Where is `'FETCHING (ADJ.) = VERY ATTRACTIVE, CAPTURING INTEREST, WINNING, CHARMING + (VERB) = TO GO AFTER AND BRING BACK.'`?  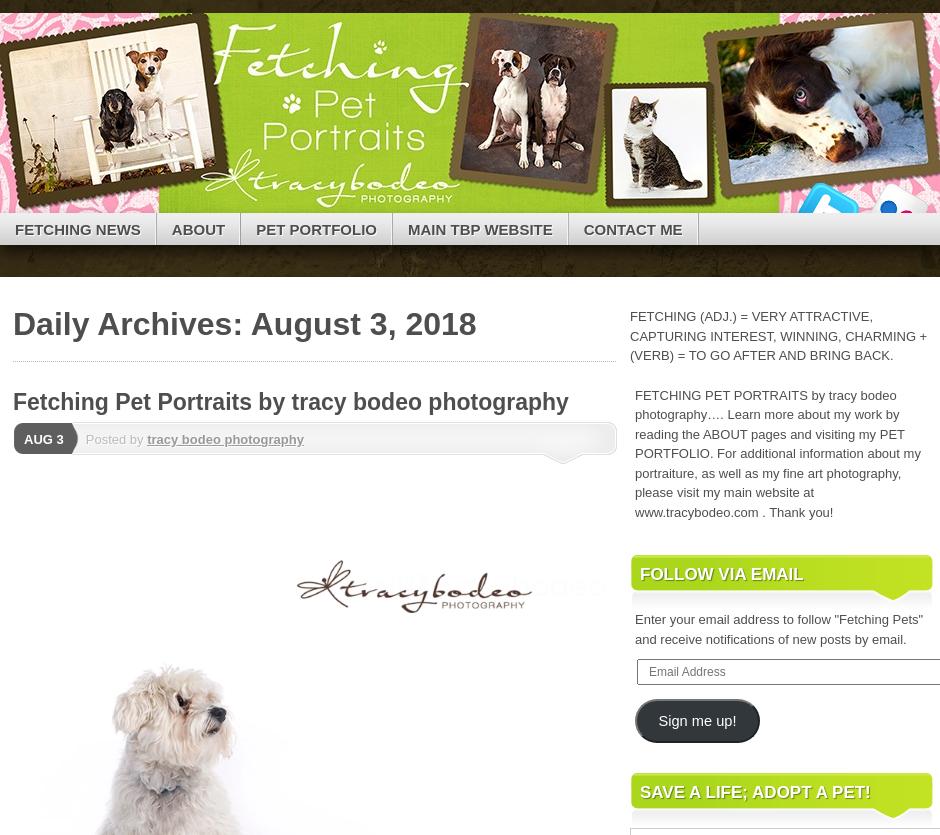
'FETCHING (ADJ.) = VERY ATTRACTIVE, CAPTURING INTEREST, WINNING, CHARMING + (VERB) = TO GO AFTER AND BRING BACK.' is located at coordinates (777, 336).